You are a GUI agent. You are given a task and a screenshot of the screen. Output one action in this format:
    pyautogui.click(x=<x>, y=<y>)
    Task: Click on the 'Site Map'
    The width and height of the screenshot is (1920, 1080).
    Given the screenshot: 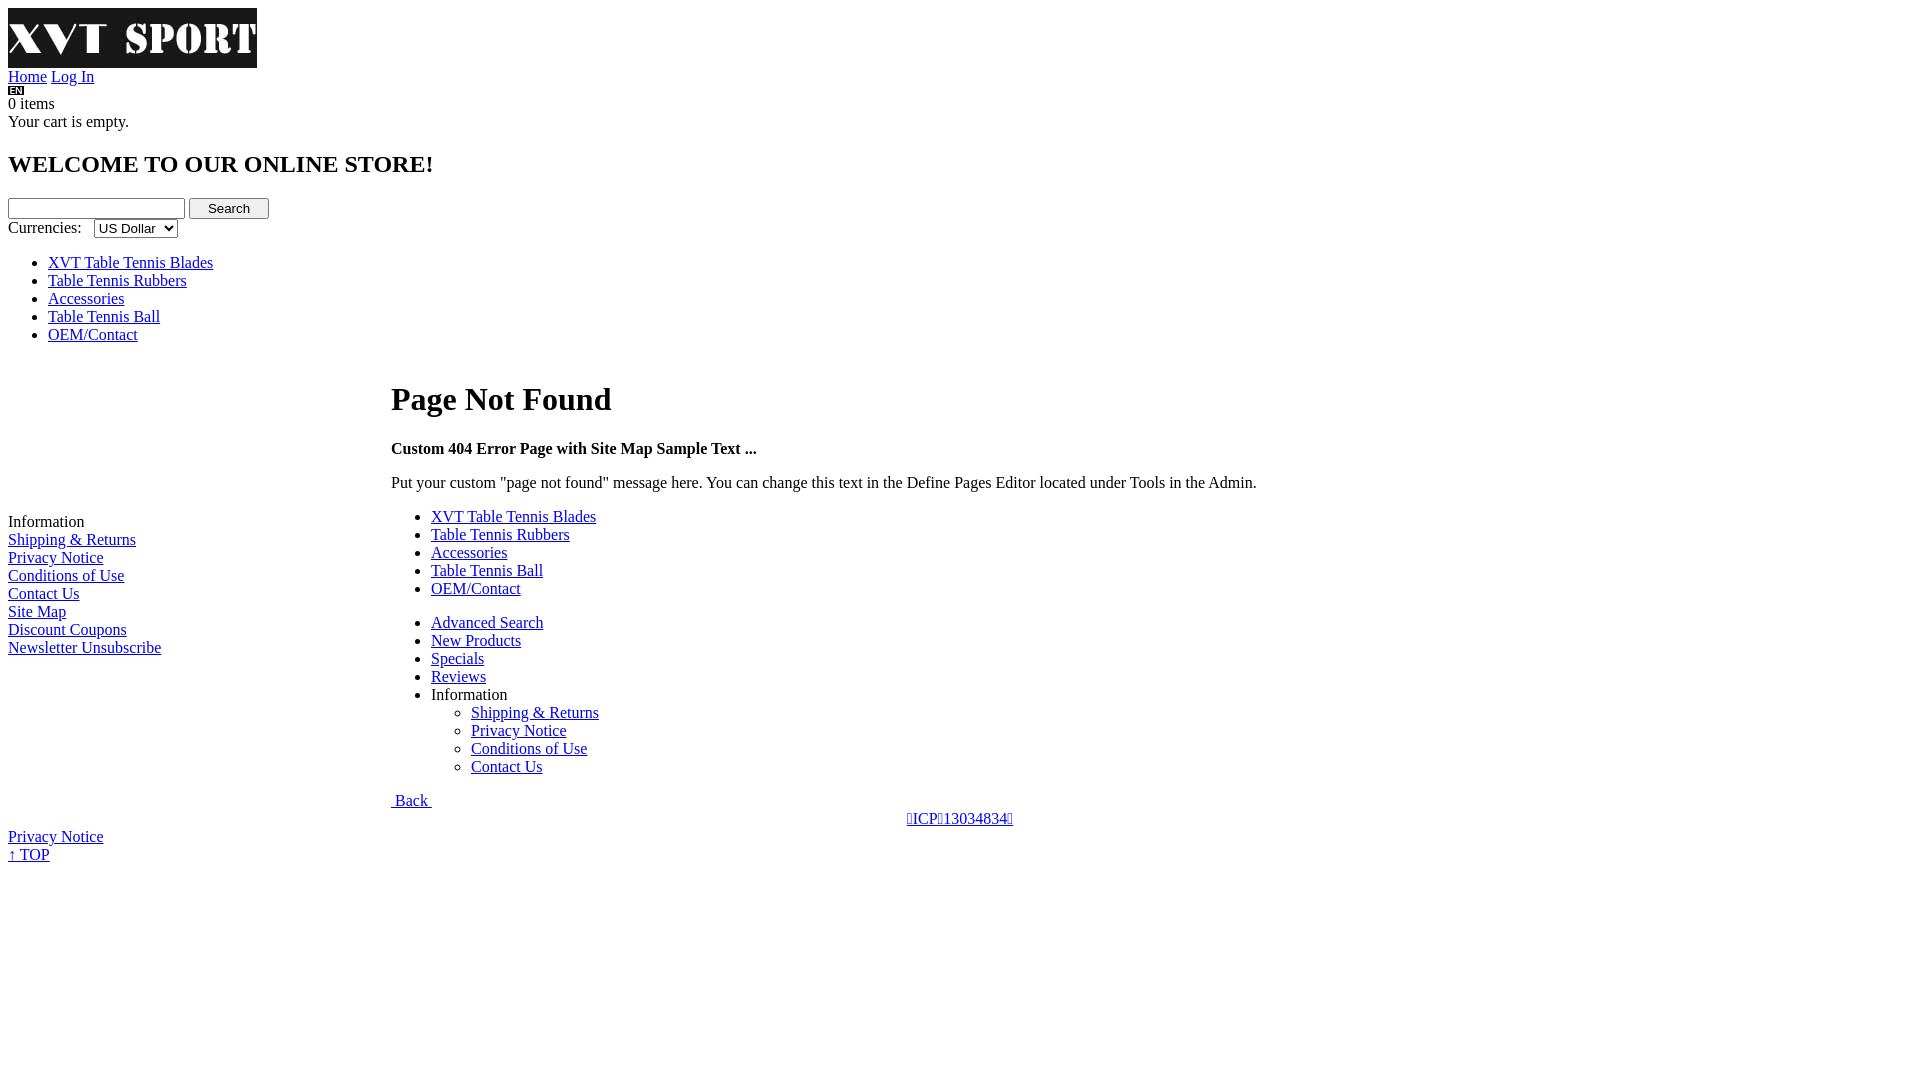 What is the action you would take?
    pyautogui.click(x=37, y=610)
    